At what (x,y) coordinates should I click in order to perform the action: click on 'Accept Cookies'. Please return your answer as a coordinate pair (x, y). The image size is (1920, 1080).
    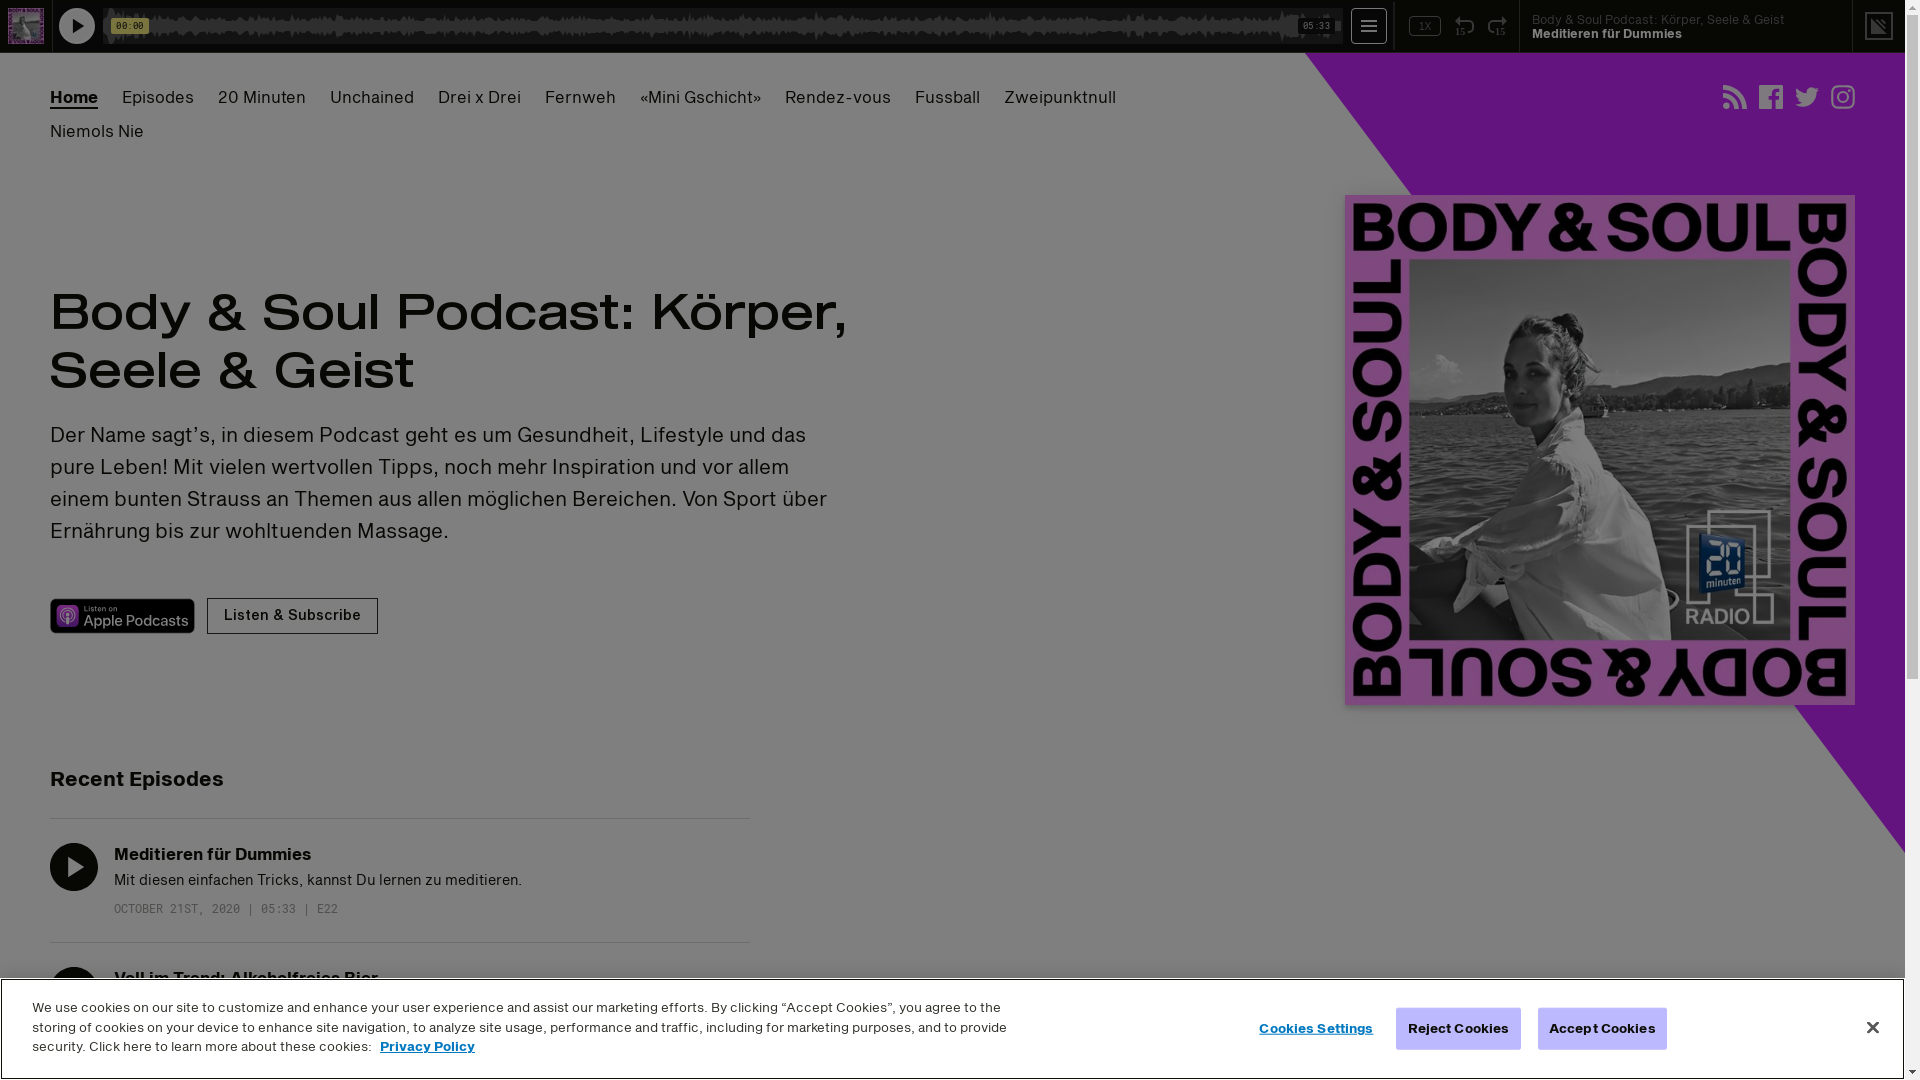
    Looking at the image, I should click on (1536, 1029).